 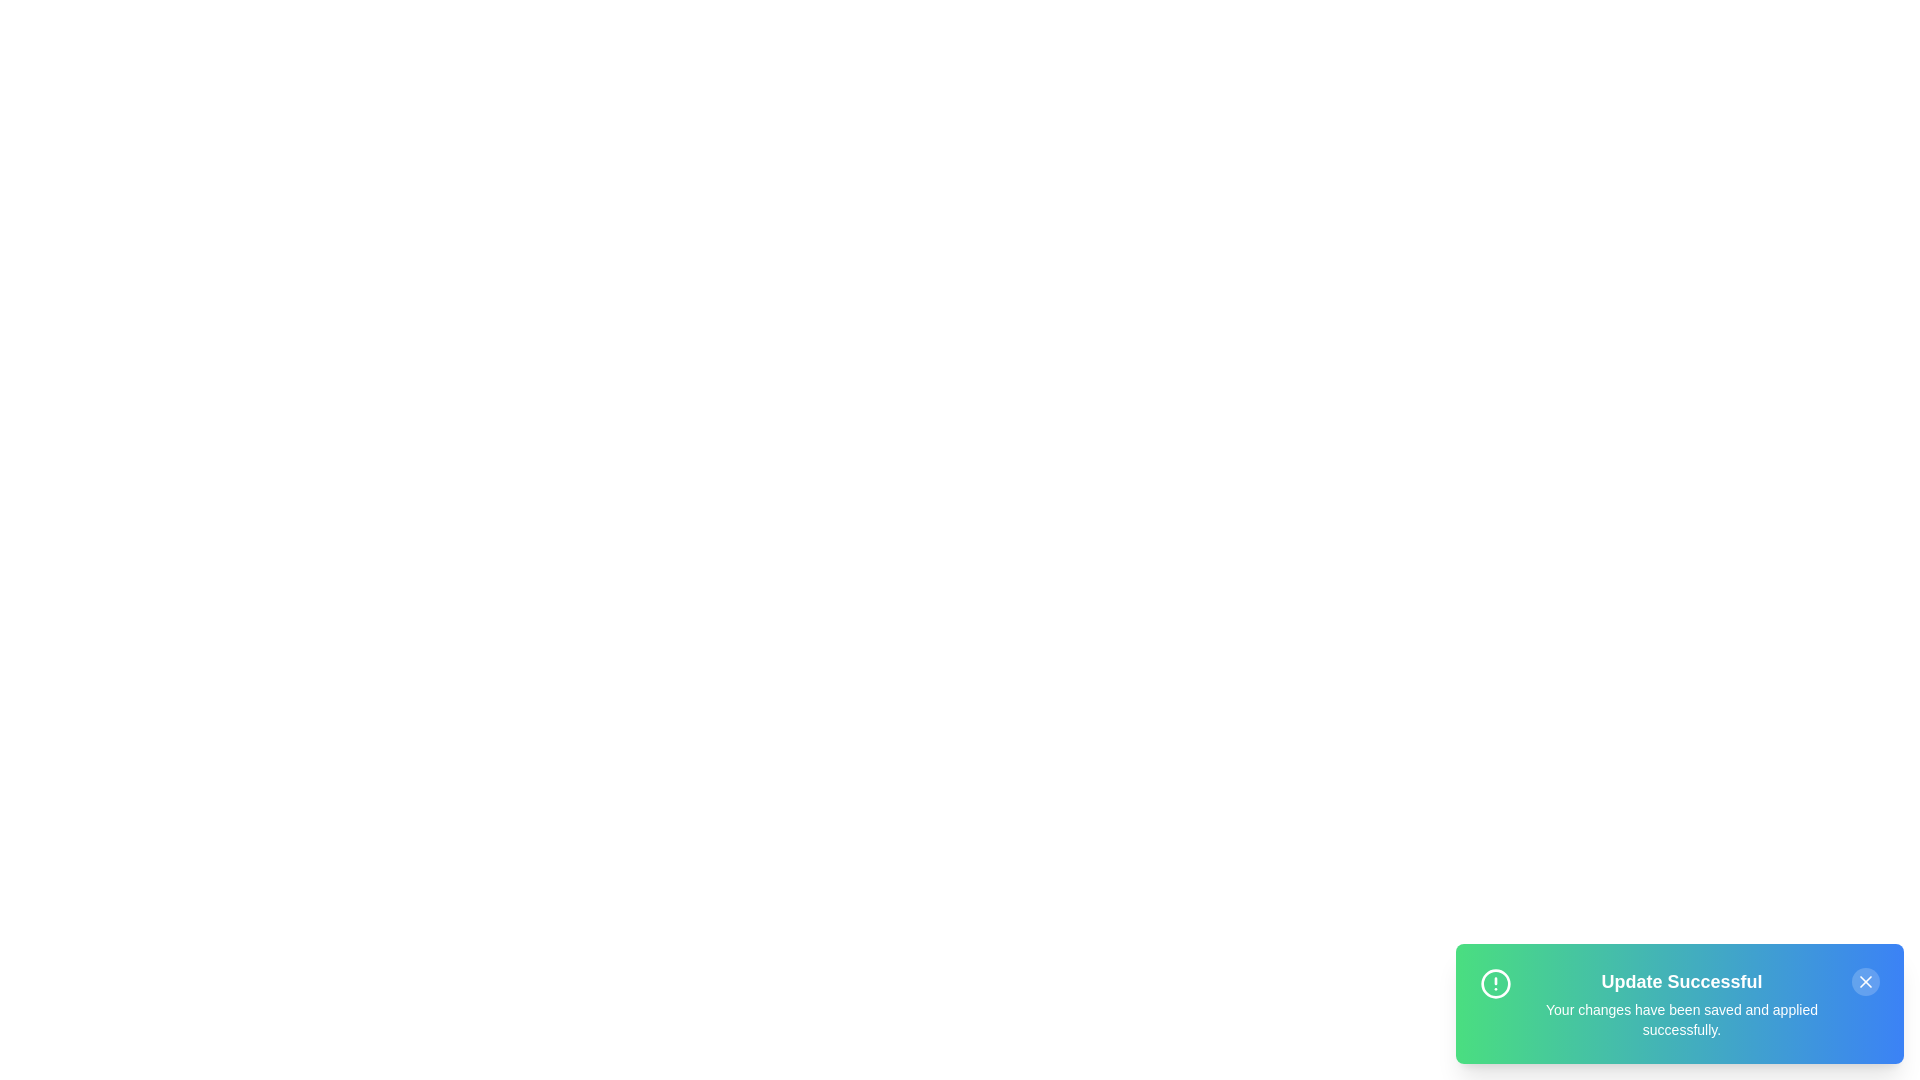 I want to click on the close button to dismiss the notification, so click(x=1865, y=981).